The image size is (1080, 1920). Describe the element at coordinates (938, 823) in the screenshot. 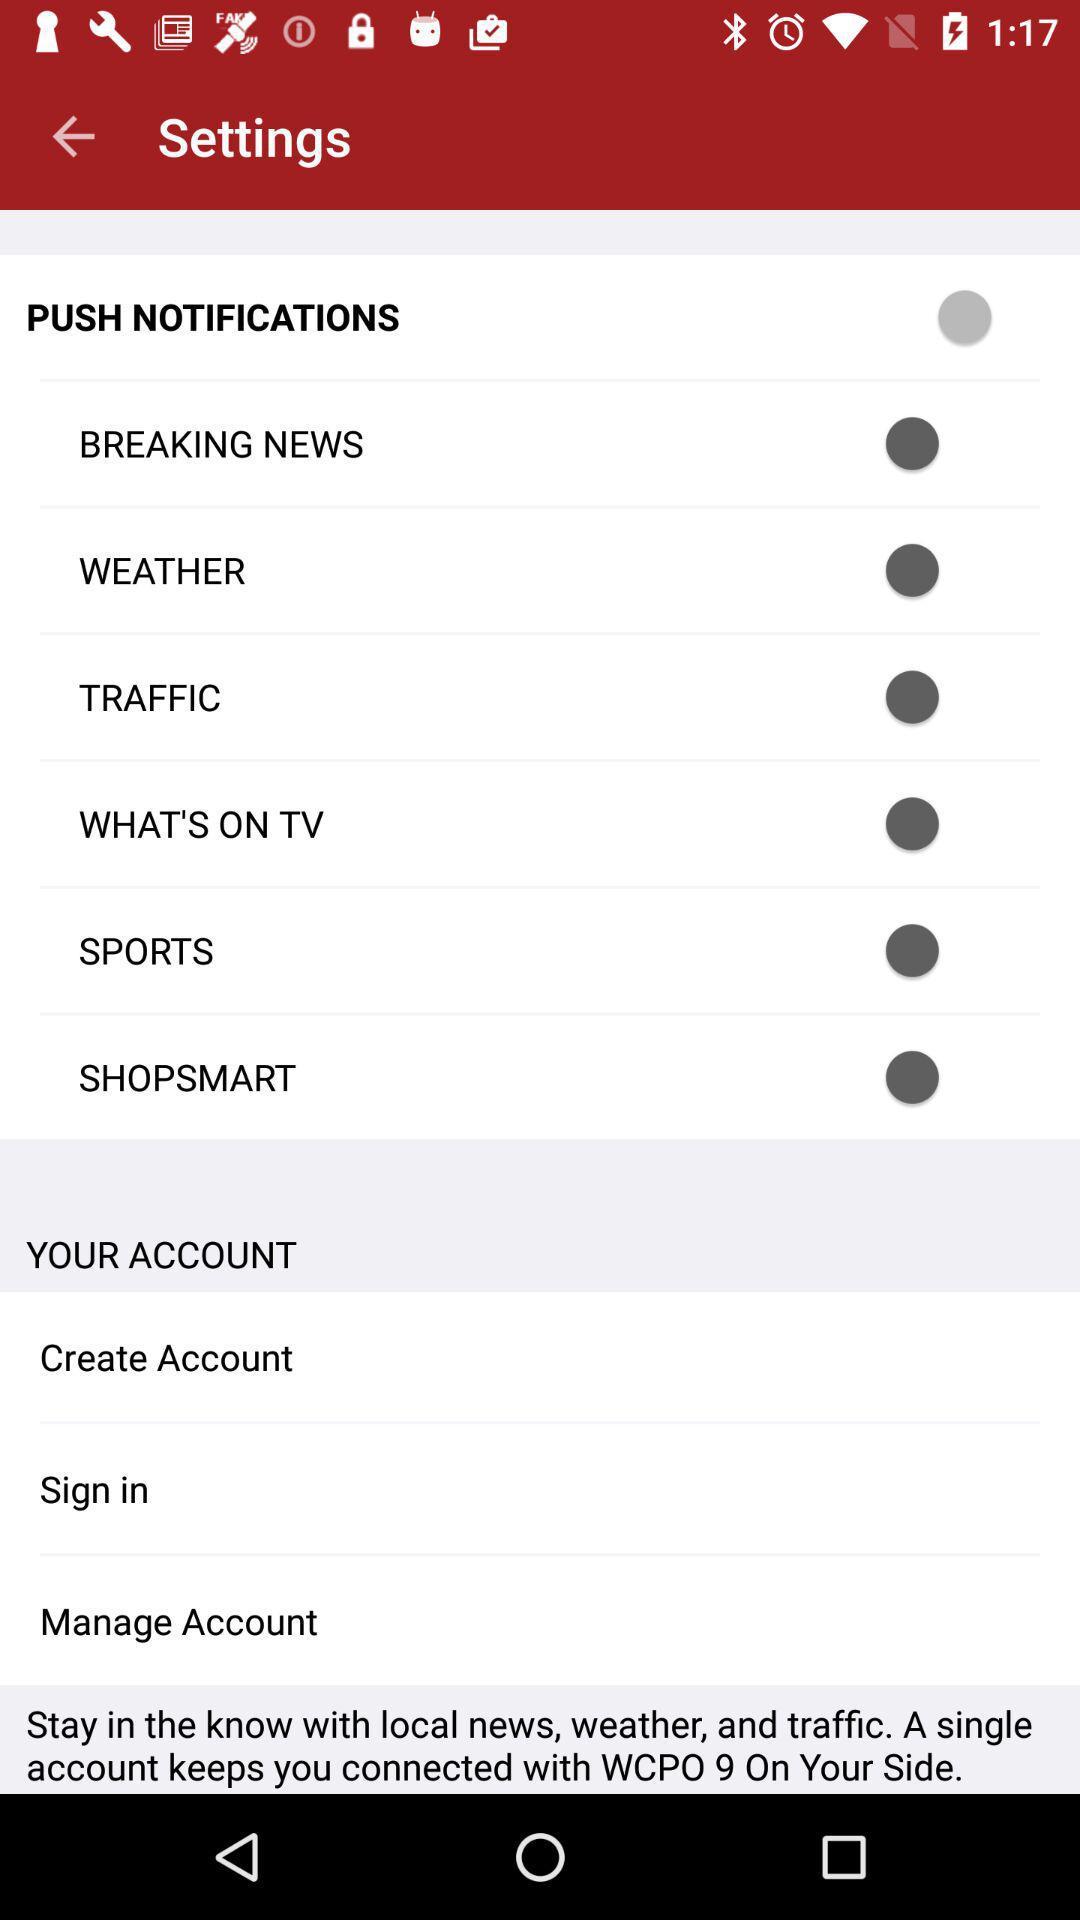

I see `push notification option` at that location.